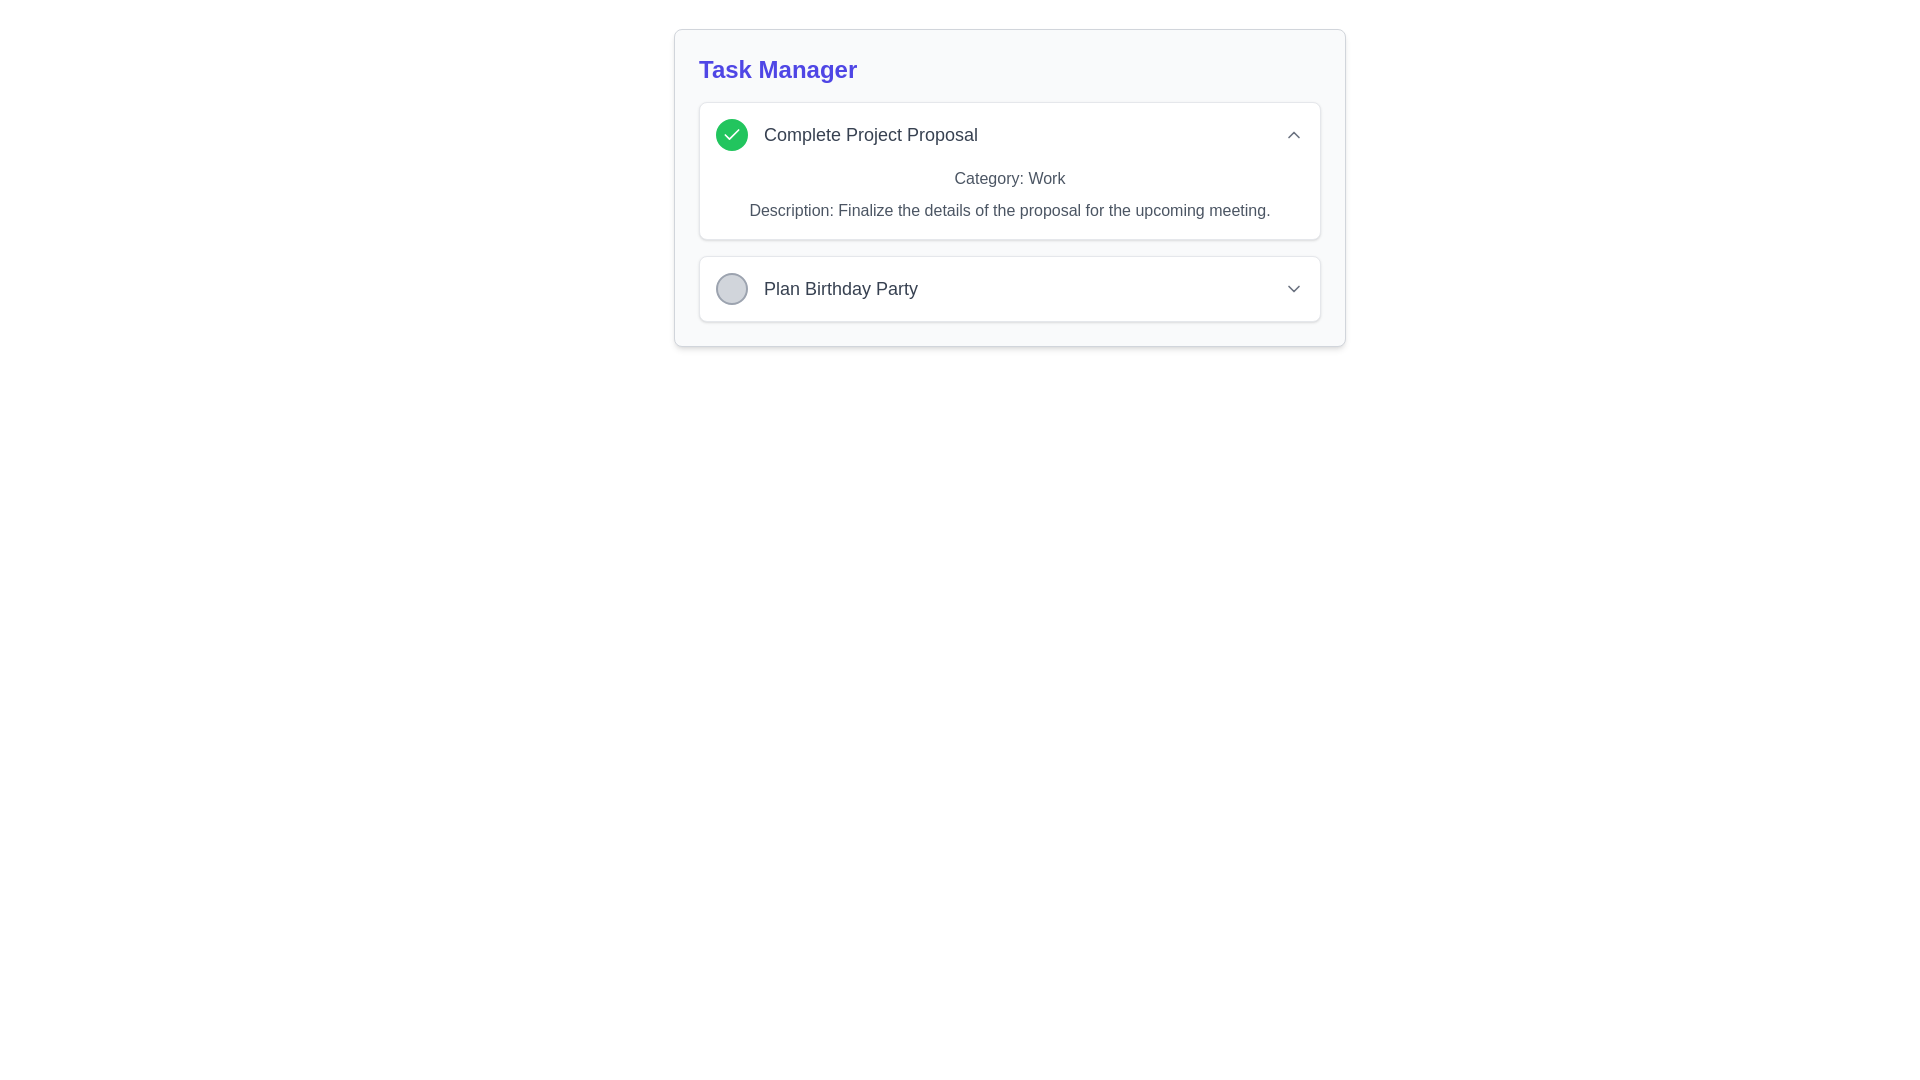 The image size is (1920, 1080). I want to click on the text label displaying 'Complete Project Proposal', which is styled with medium-sized, bold gray text and is located within the task description card in the 'Task Manager' section, so click(871, 135).